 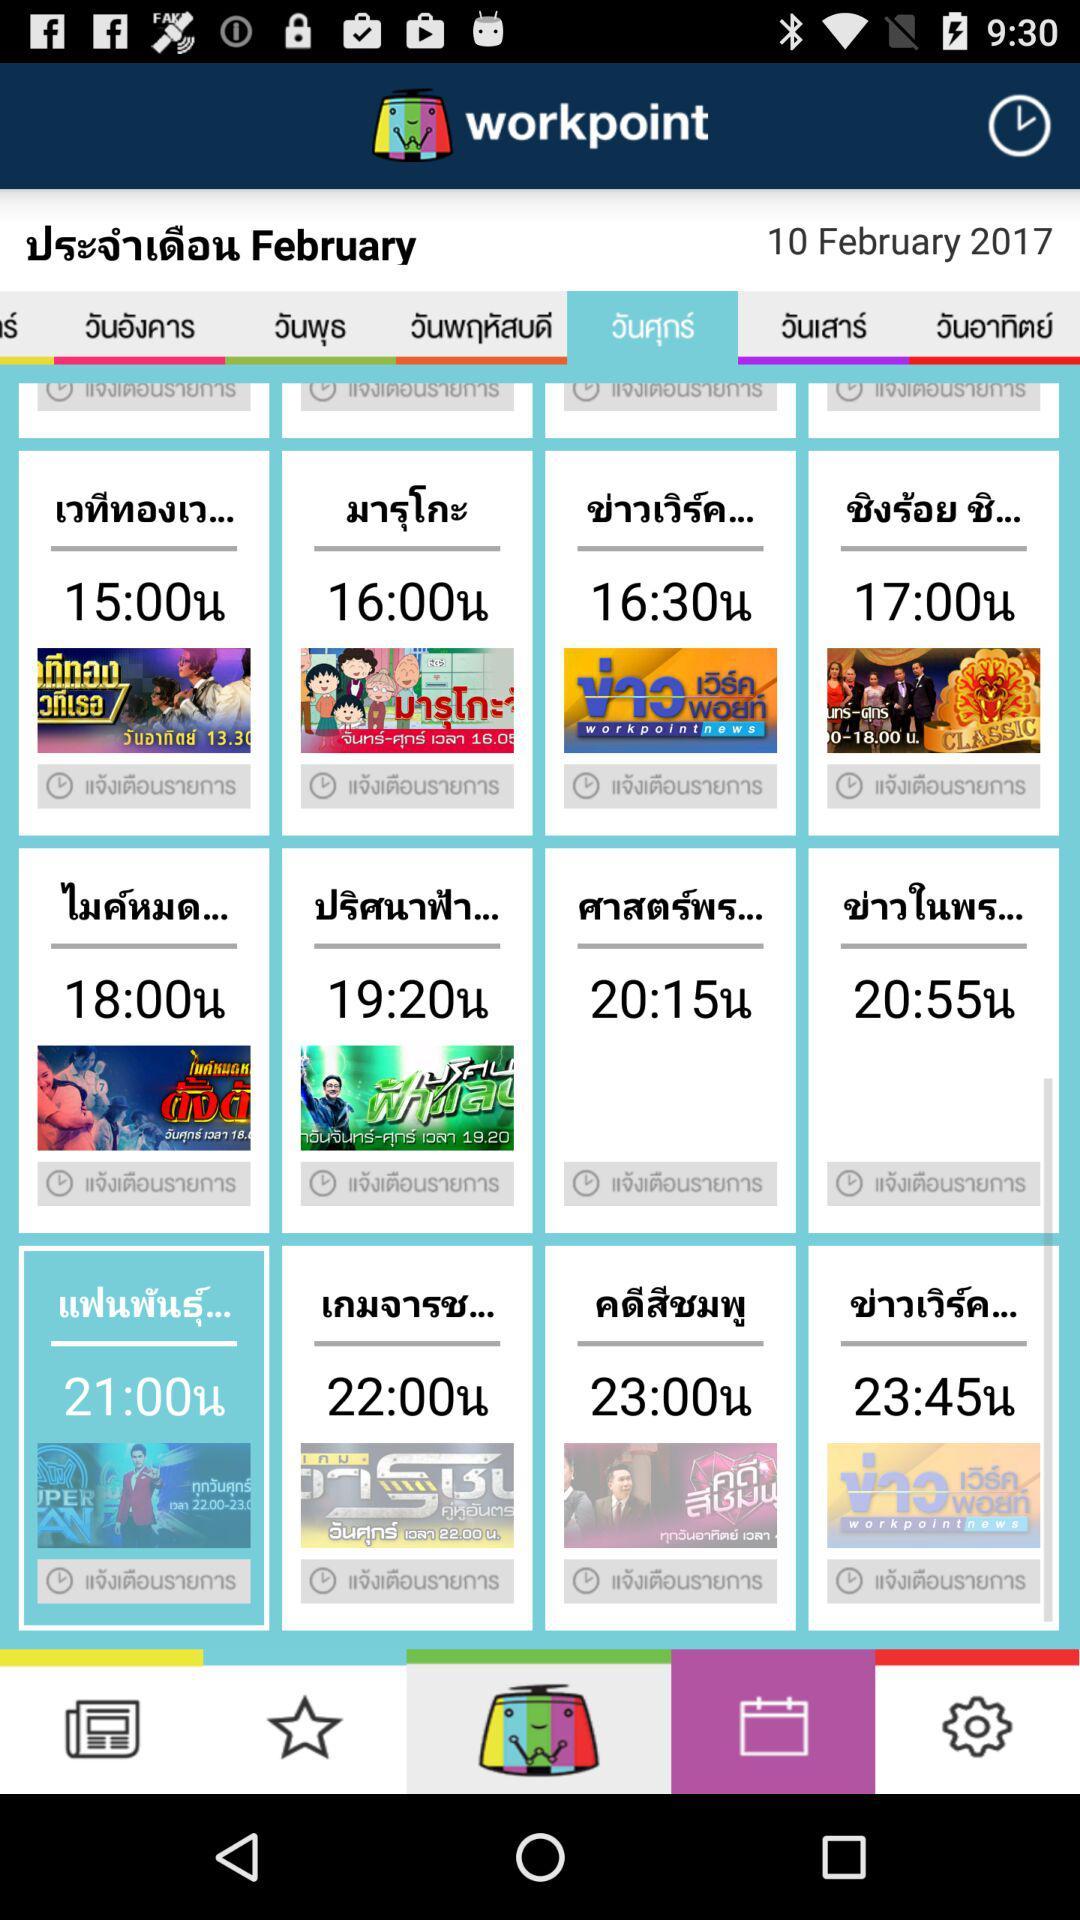 What do you see at coordinates (823, 350) in the screenshot?
I see `the date_range icon` at bounding box center [823, 350].